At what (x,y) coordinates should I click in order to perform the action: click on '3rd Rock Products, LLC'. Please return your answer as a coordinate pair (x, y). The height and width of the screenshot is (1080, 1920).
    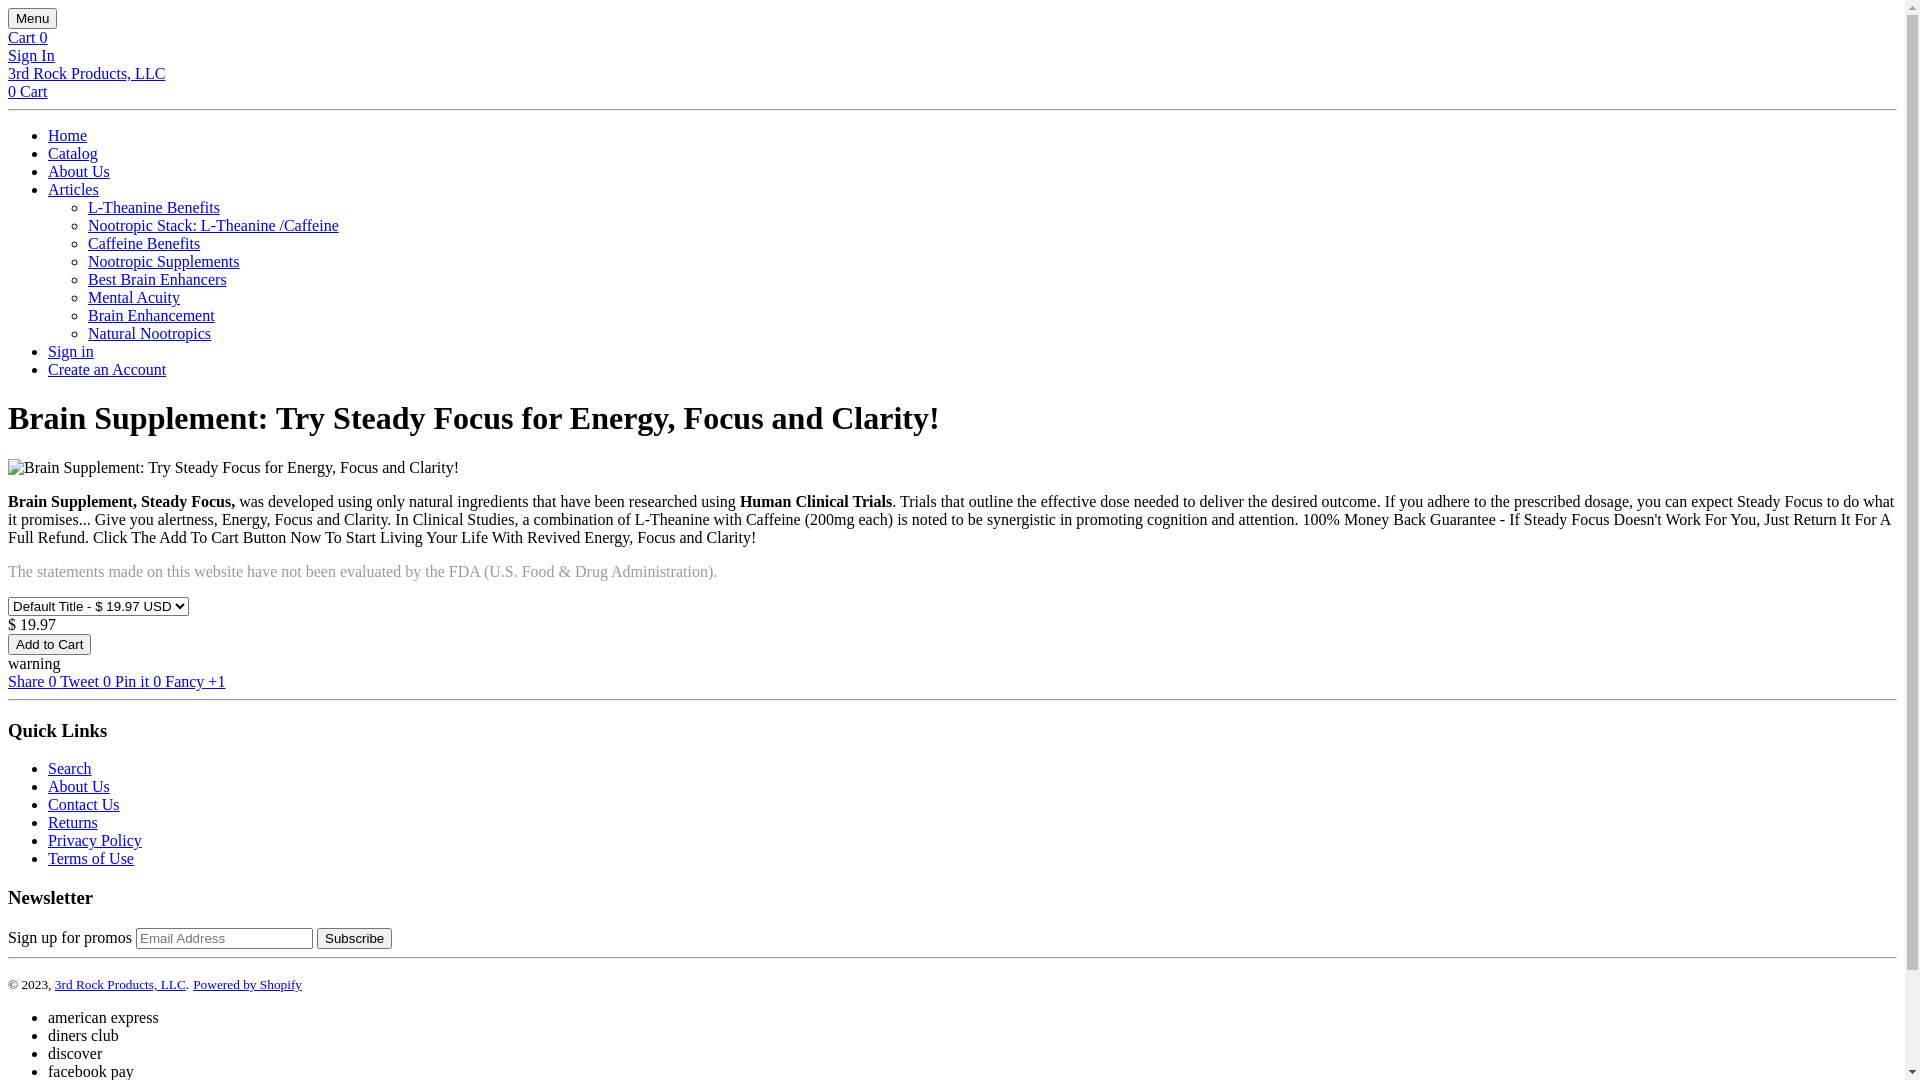
    Looking at the image, I should click on (85, 72).